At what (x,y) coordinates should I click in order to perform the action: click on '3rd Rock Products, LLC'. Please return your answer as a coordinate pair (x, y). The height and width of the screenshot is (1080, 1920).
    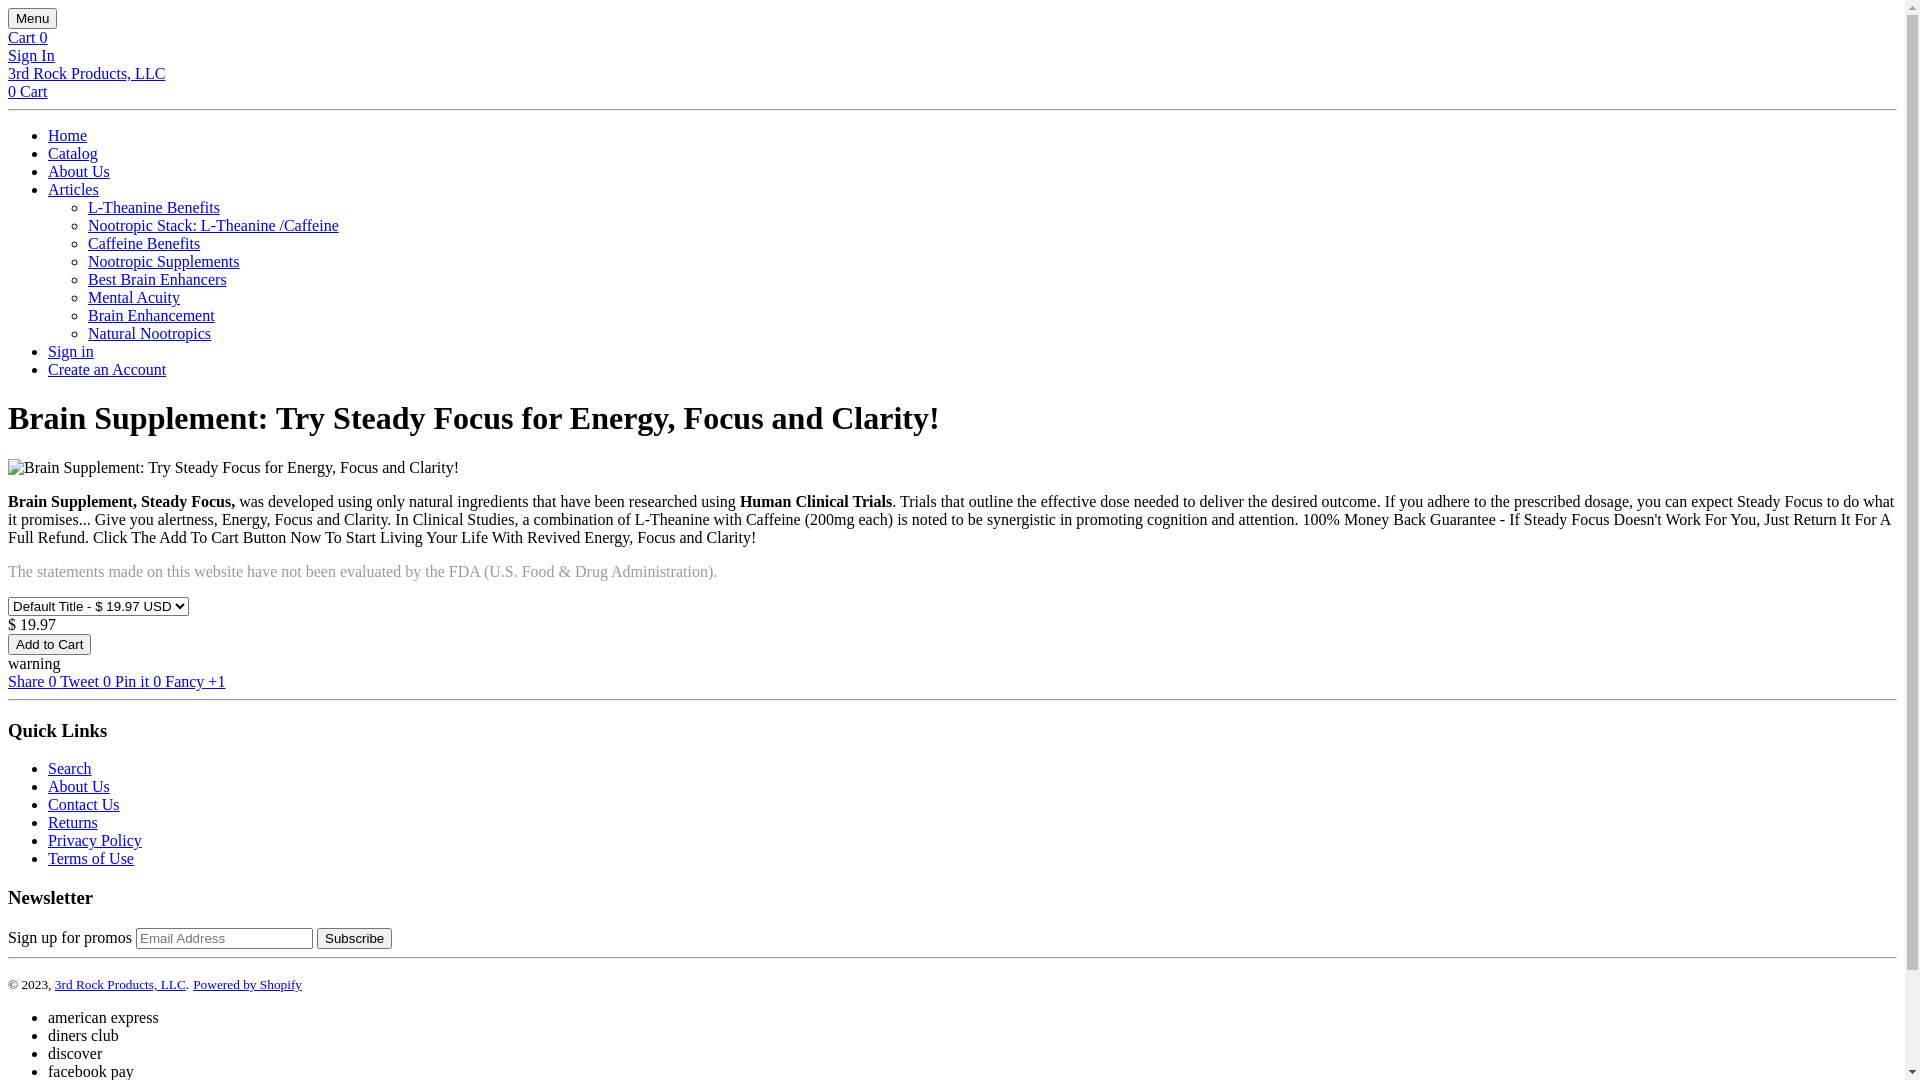
    Looking at the image, I should click on (85, 72).